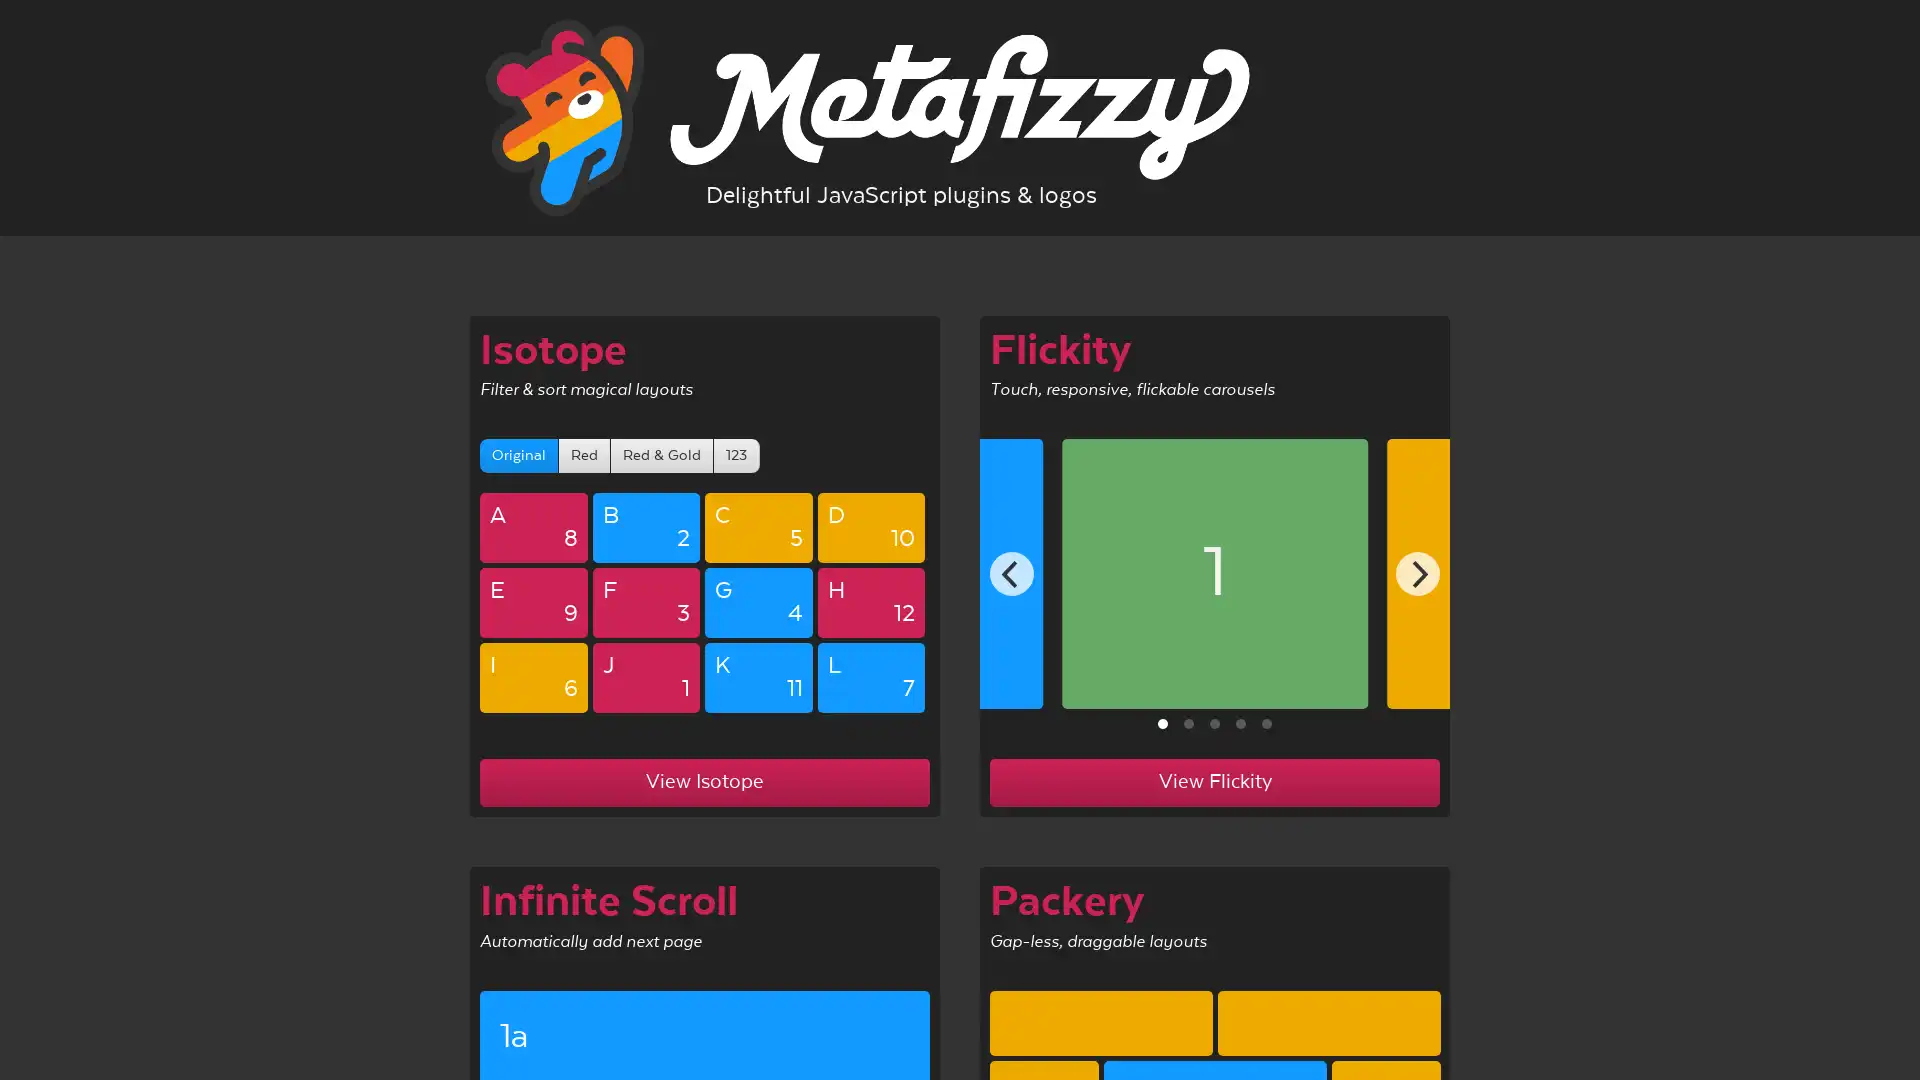  I want to click on 123, so click(736, 455).